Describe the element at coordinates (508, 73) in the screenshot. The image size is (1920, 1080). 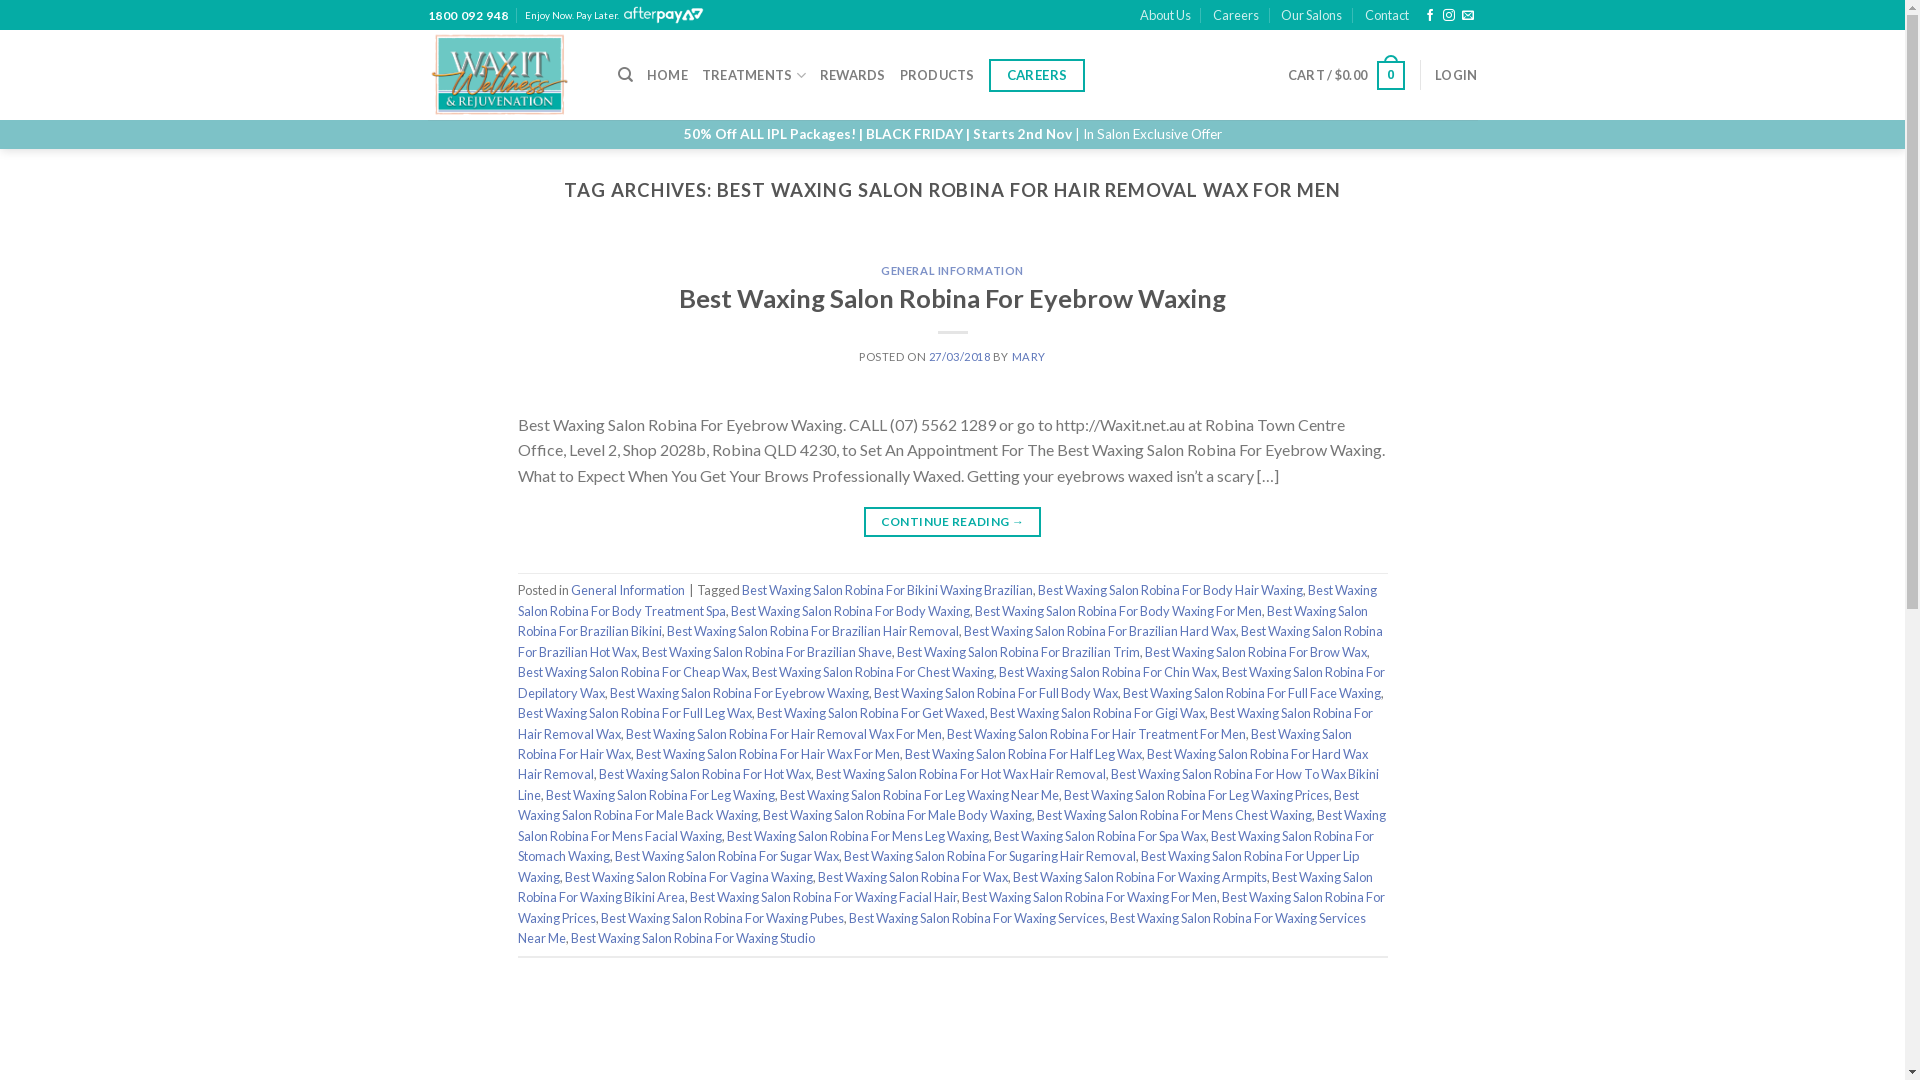
I see `'Wax It - Wellness & Rejuvenation'` at that location.